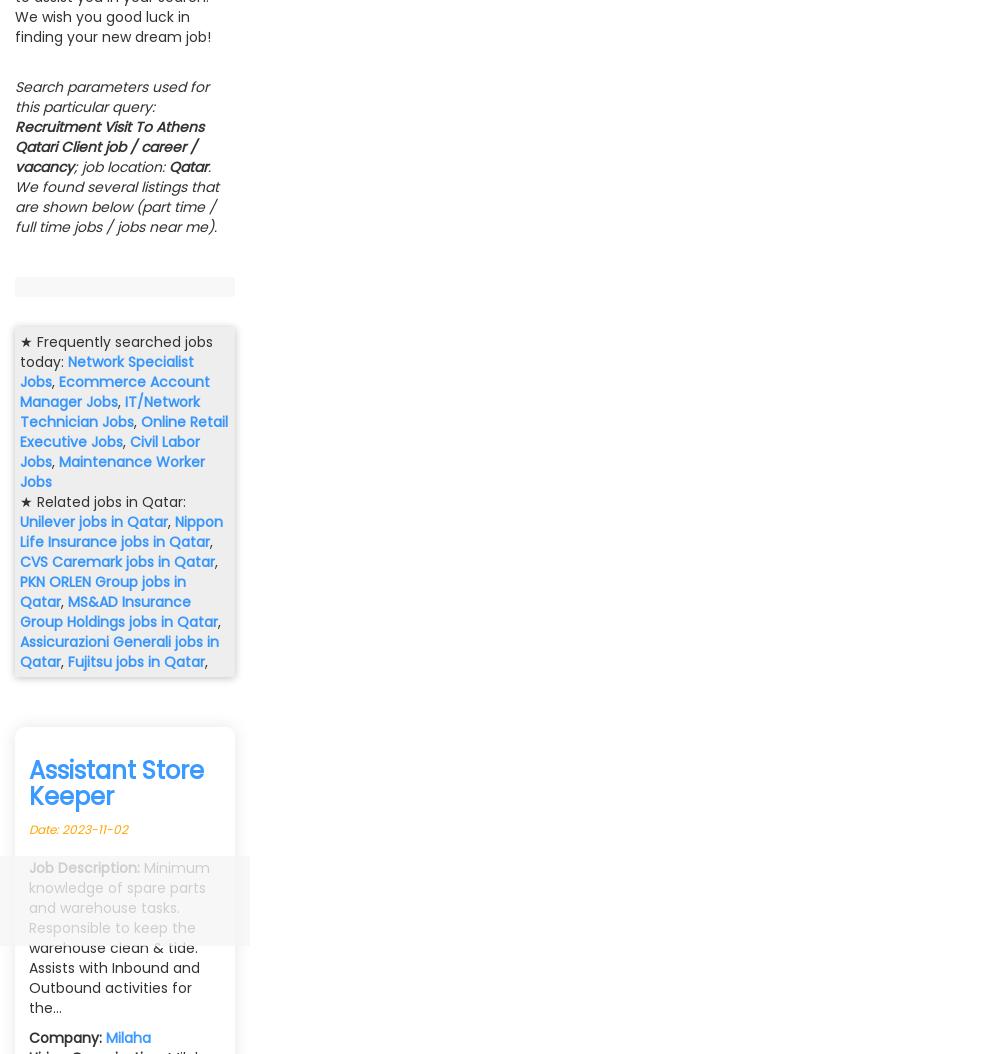  What do you see at coordinates (135, 662) in the screenshot?
I see `'Fujitsu jobs in Qatar'` at bounding box center [135, 662].